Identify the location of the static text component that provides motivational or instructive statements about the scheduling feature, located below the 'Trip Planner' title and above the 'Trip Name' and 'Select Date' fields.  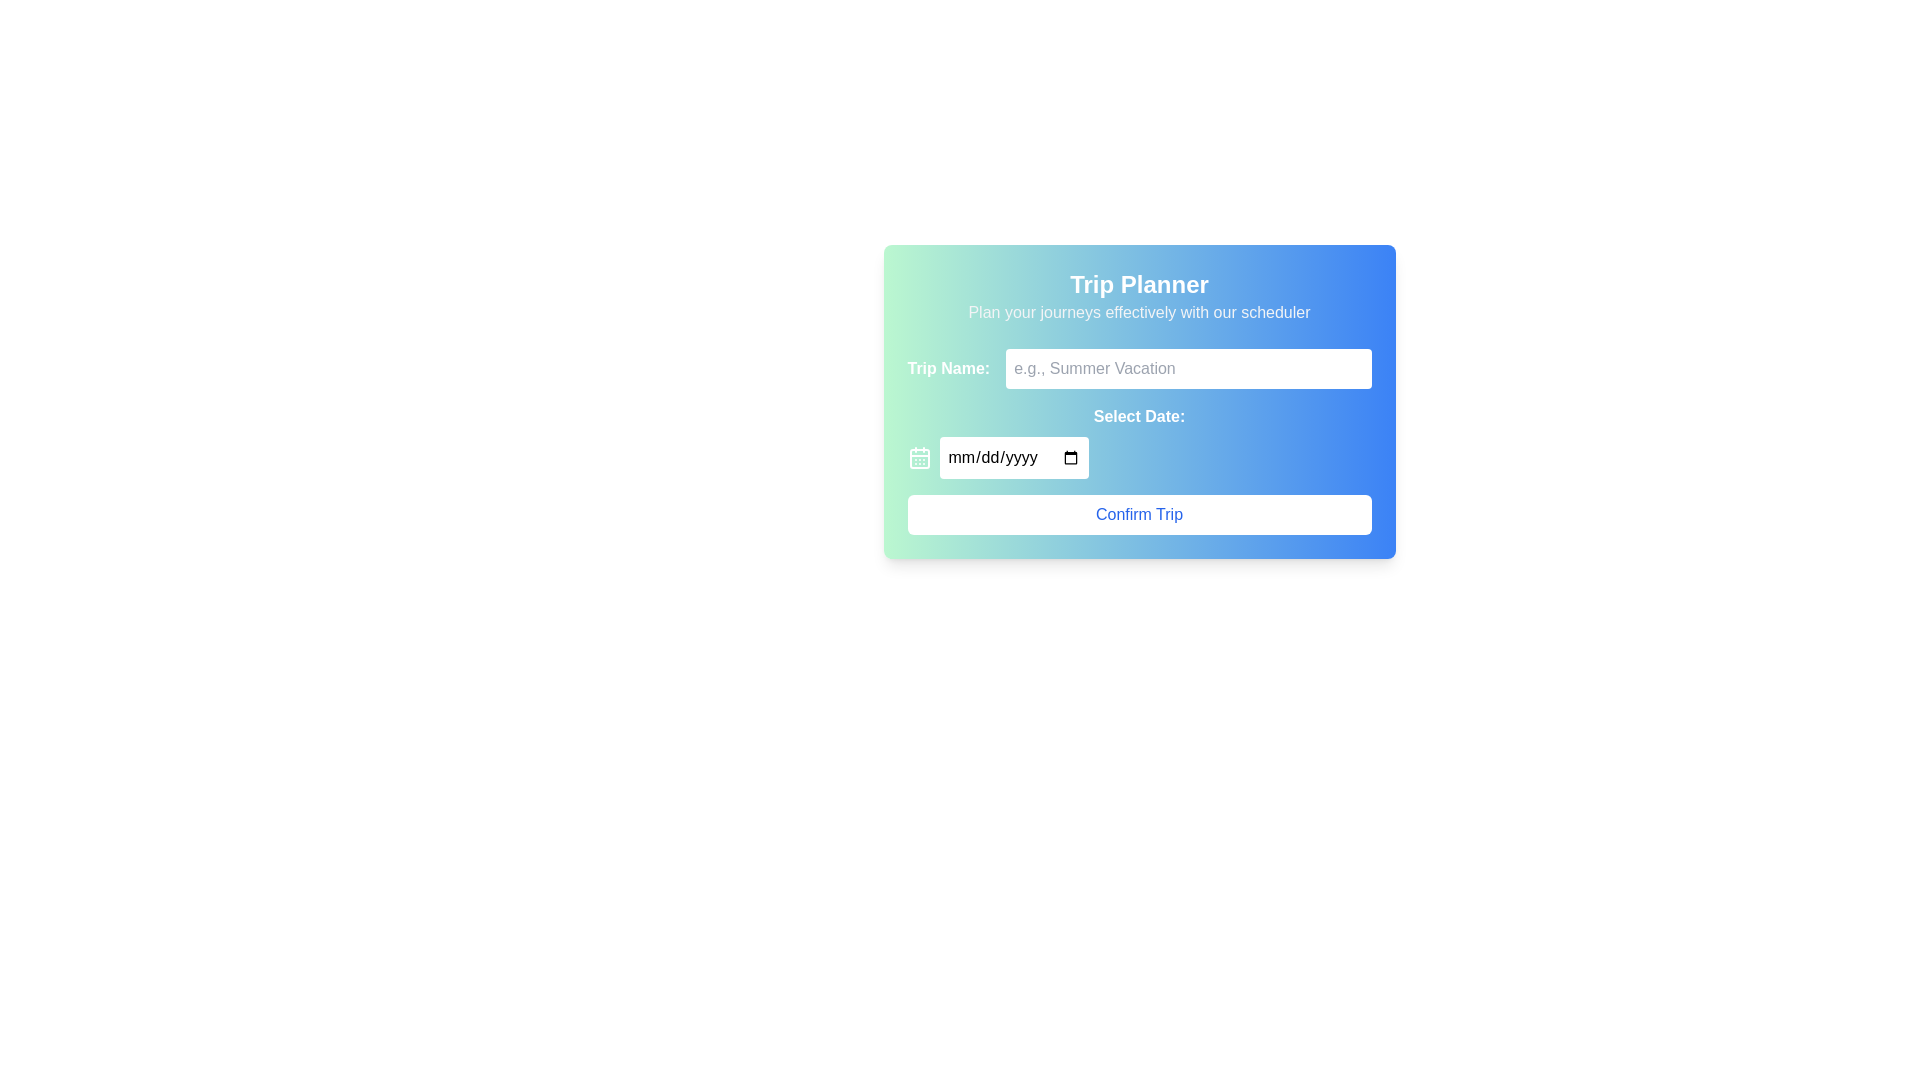
(1139, 312).